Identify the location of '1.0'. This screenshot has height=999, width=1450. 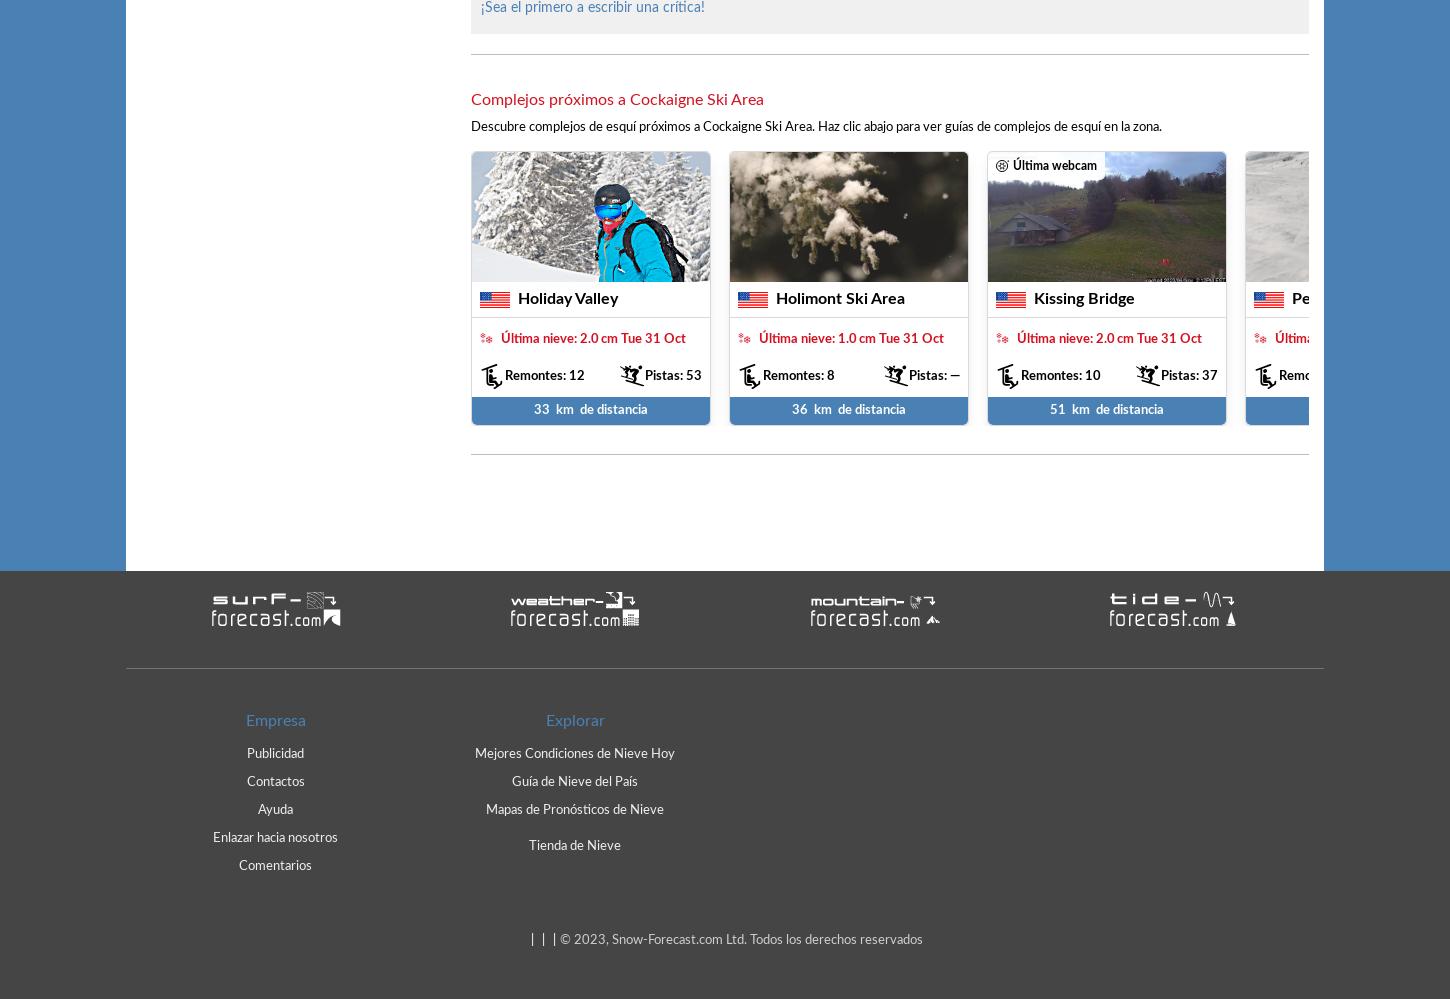
(846, 338).